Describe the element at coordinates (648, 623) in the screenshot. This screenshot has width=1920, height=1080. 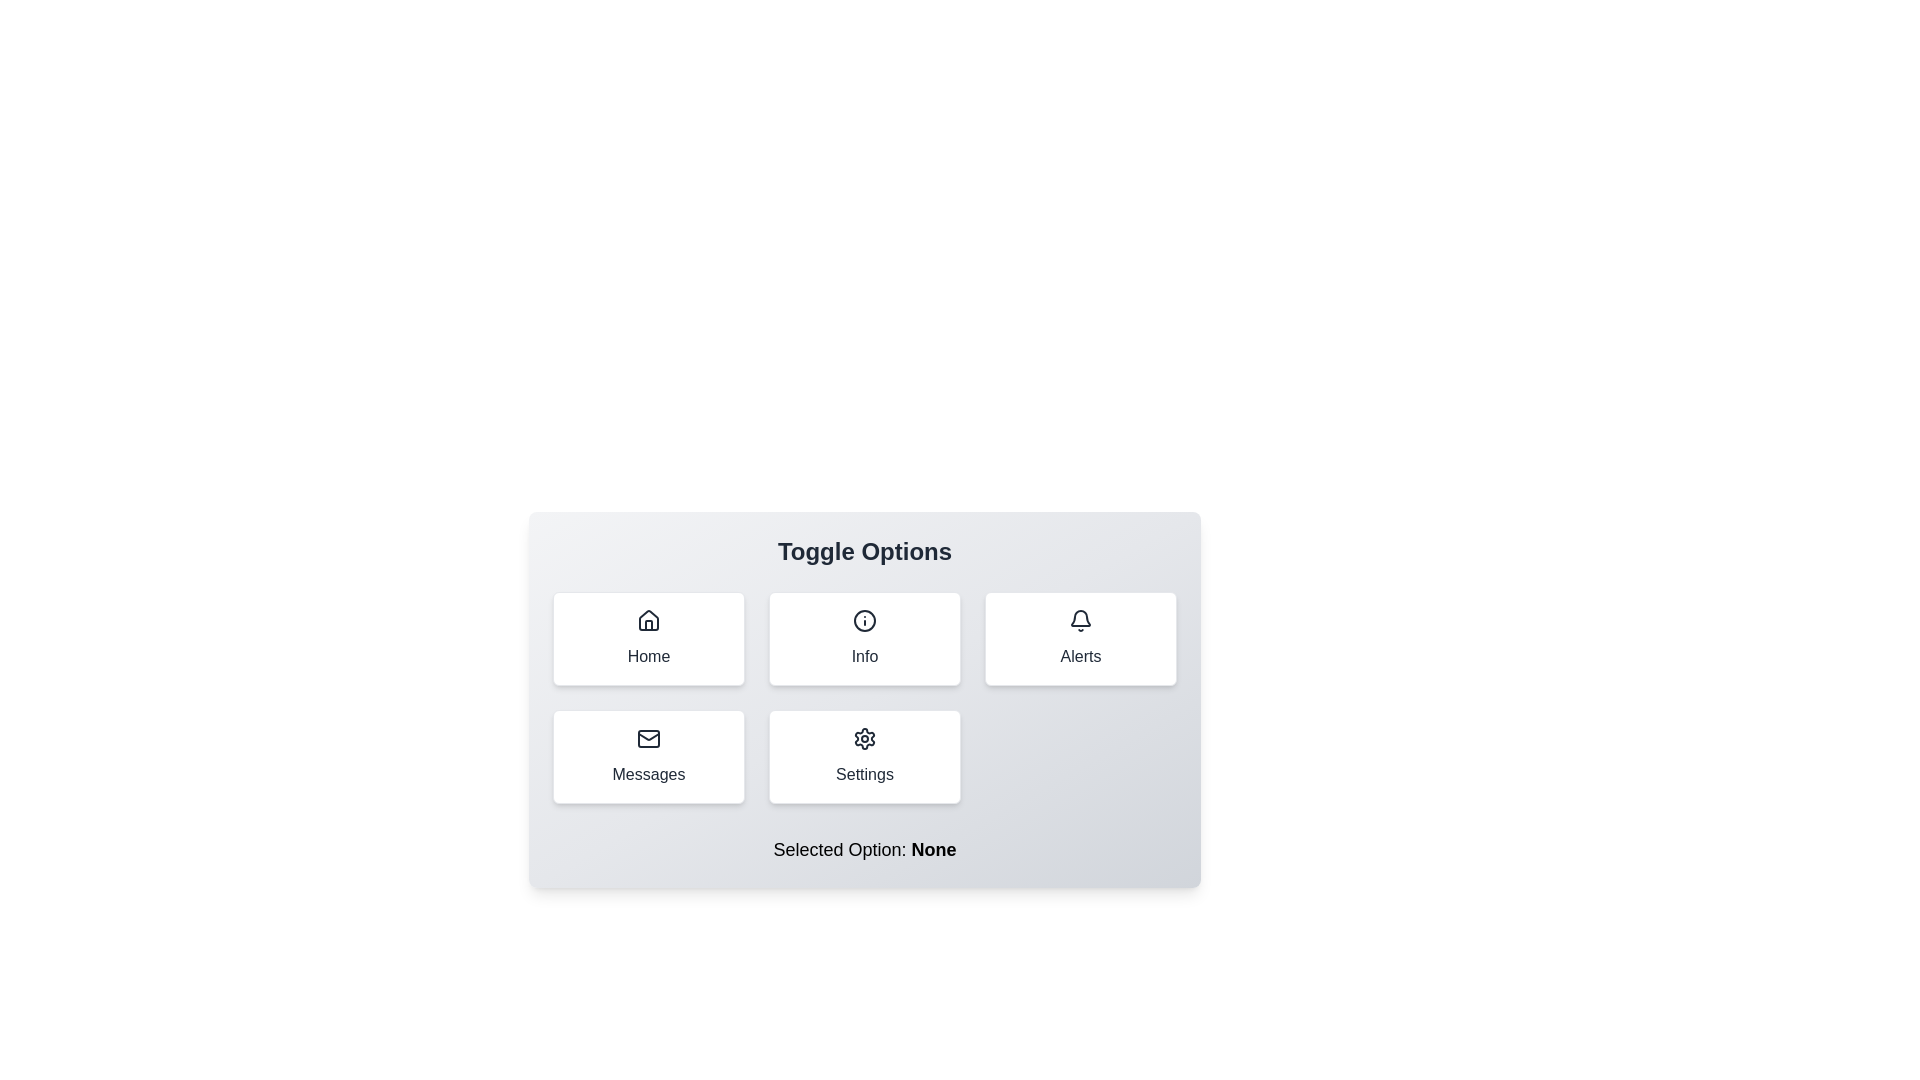
I see `the door icon of the house SVG graphic located within the 'Home' button area, positioned at the bottom-center of the house representation` at that location.